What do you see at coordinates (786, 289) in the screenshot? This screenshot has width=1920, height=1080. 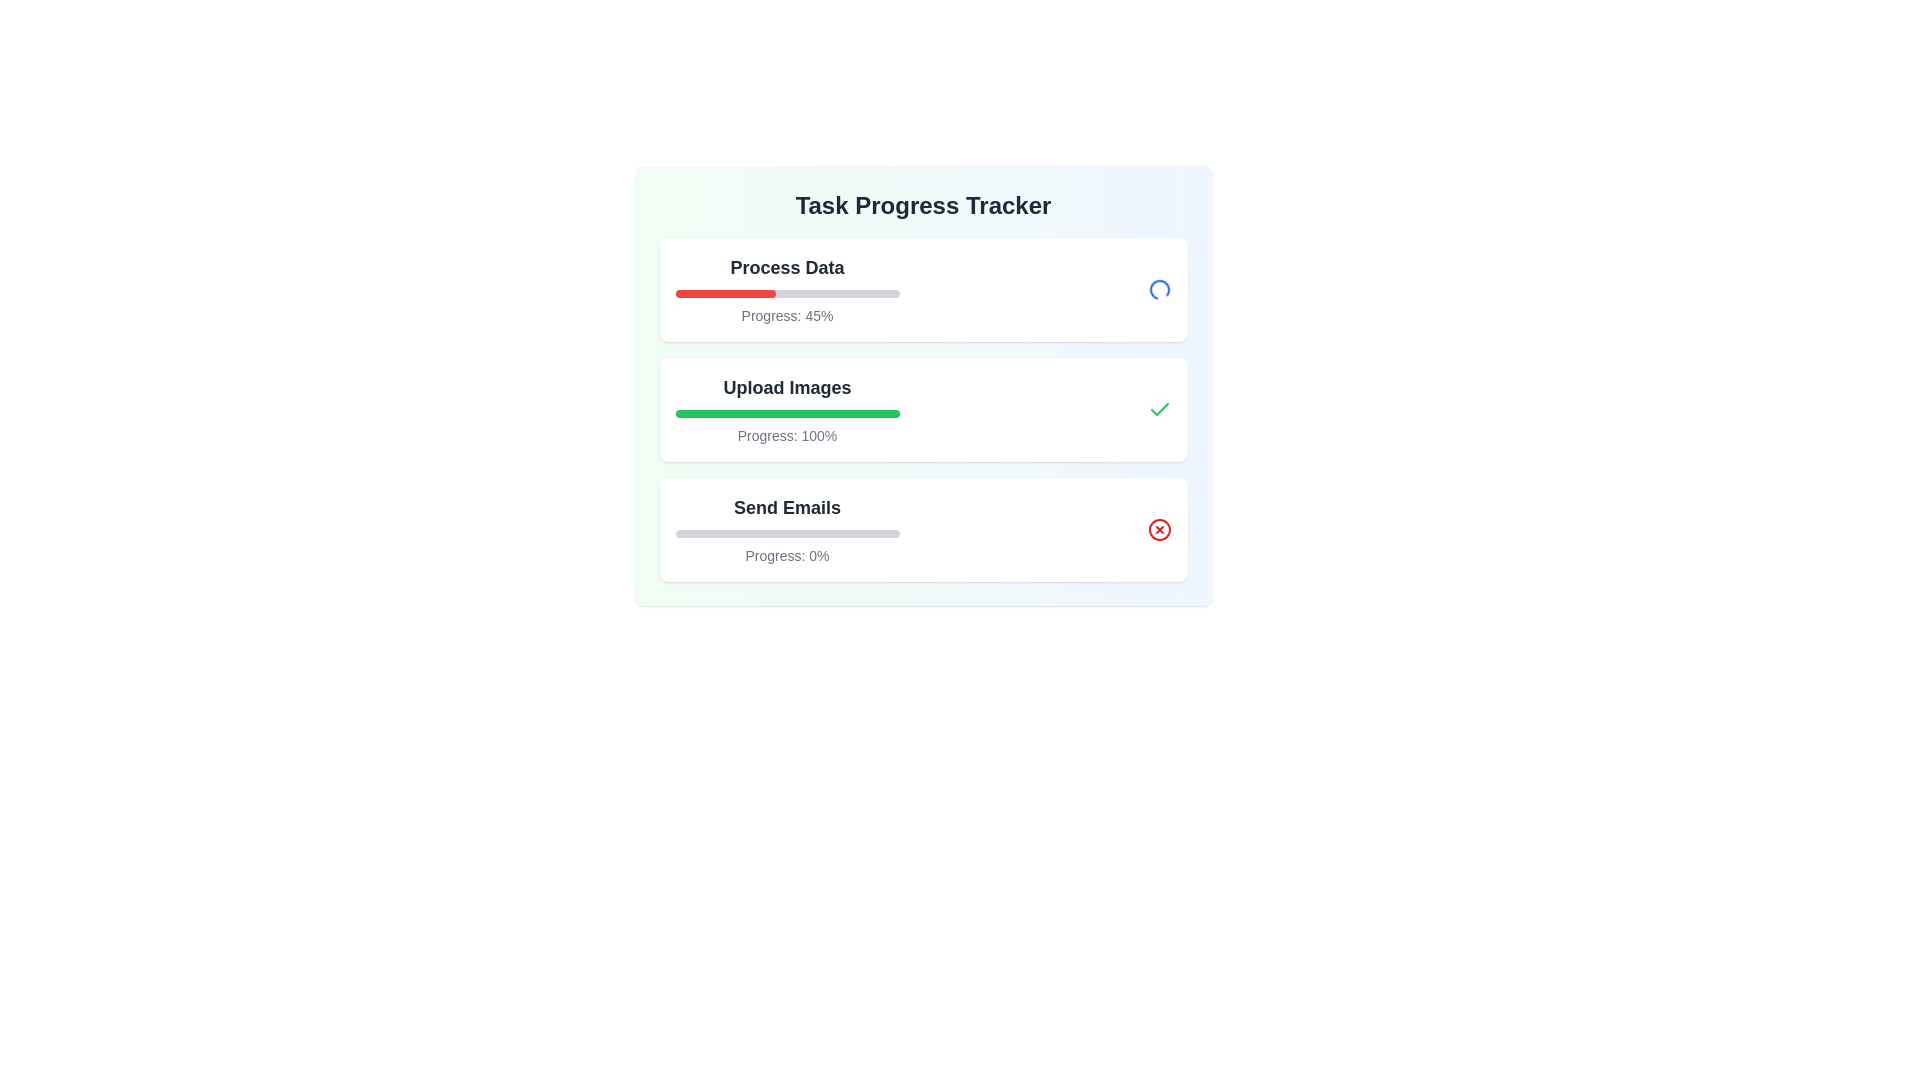 I see `the progress bar indicating 45% completion` at bounding box center [786, 289].